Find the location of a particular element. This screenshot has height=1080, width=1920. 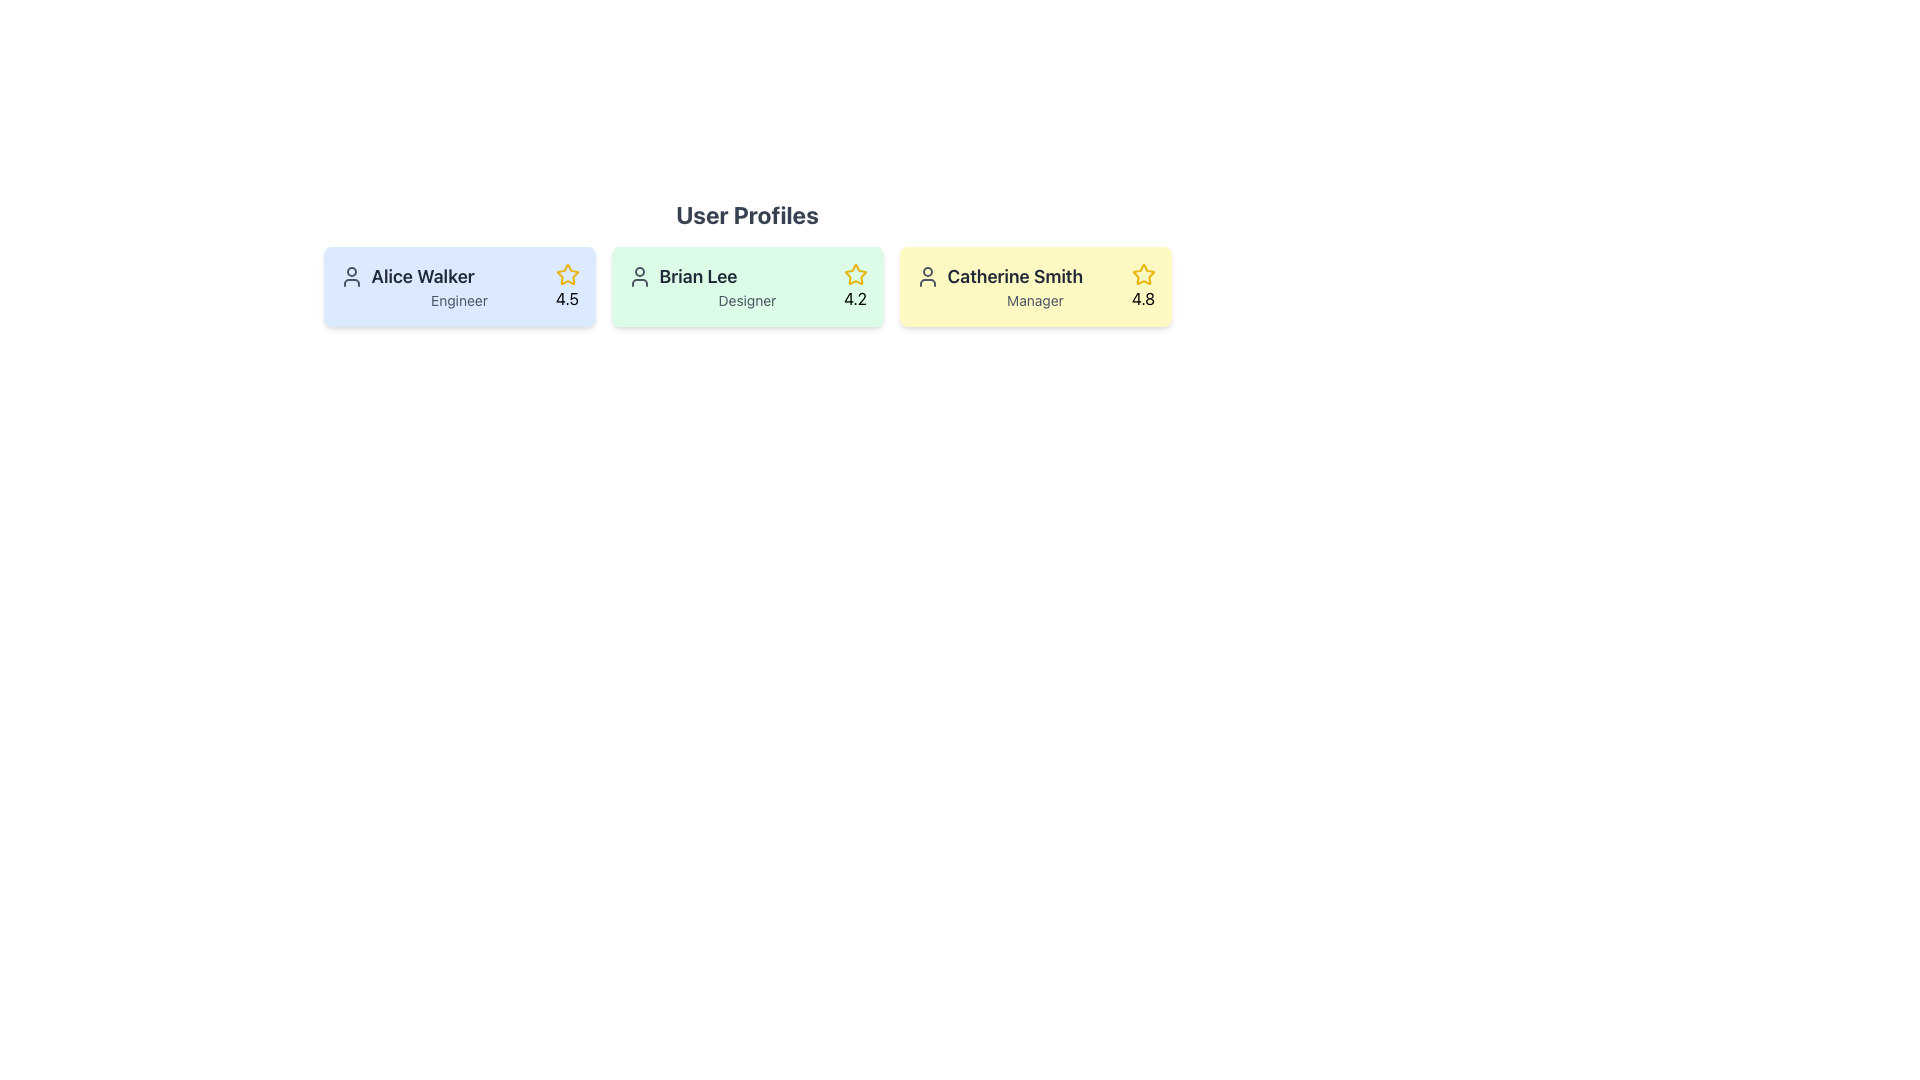

the star icon representing the rating of the third profile card, located in the upper-right corner, to the left of the numeric value '4.8' is located at coordinates (1143, 274).